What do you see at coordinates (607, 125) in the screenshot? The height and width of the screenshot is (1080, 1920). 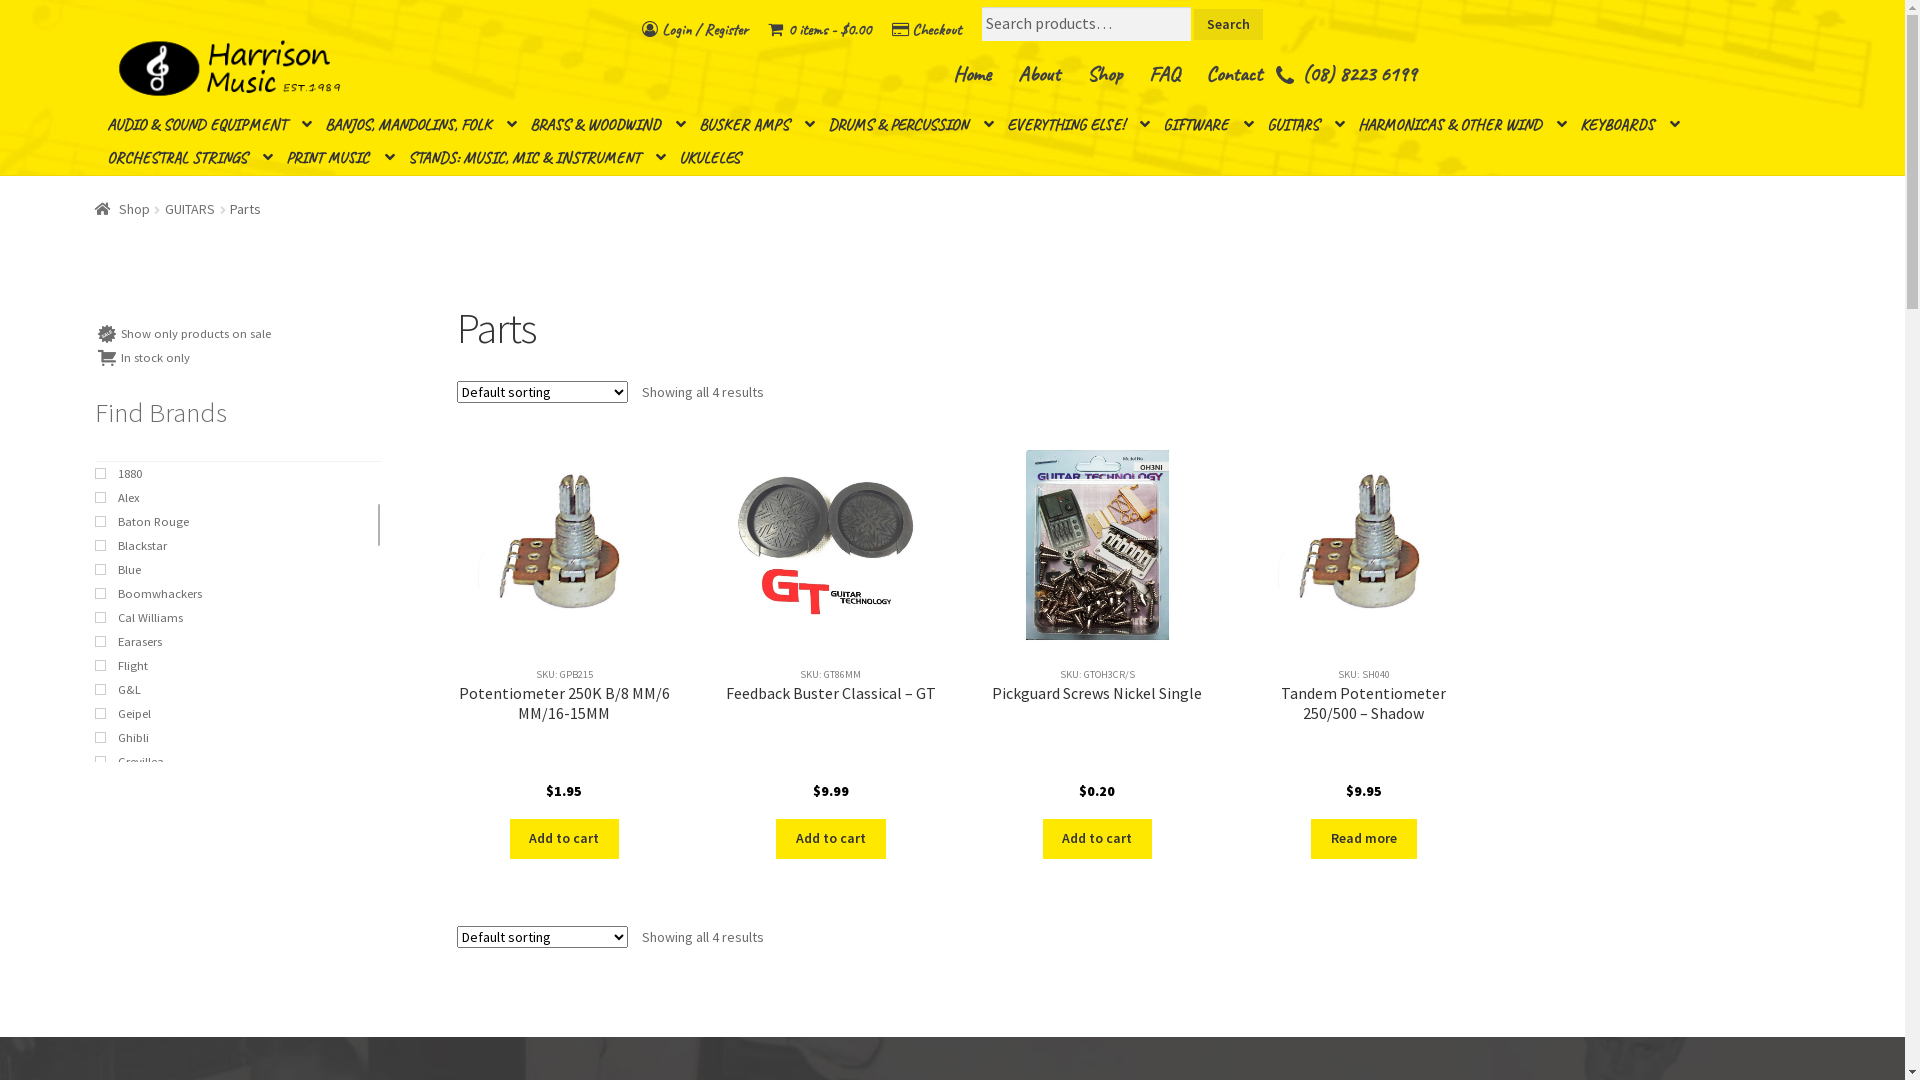 I see `'BRASS & WOODWIND'` at bounding box center [607, 125].